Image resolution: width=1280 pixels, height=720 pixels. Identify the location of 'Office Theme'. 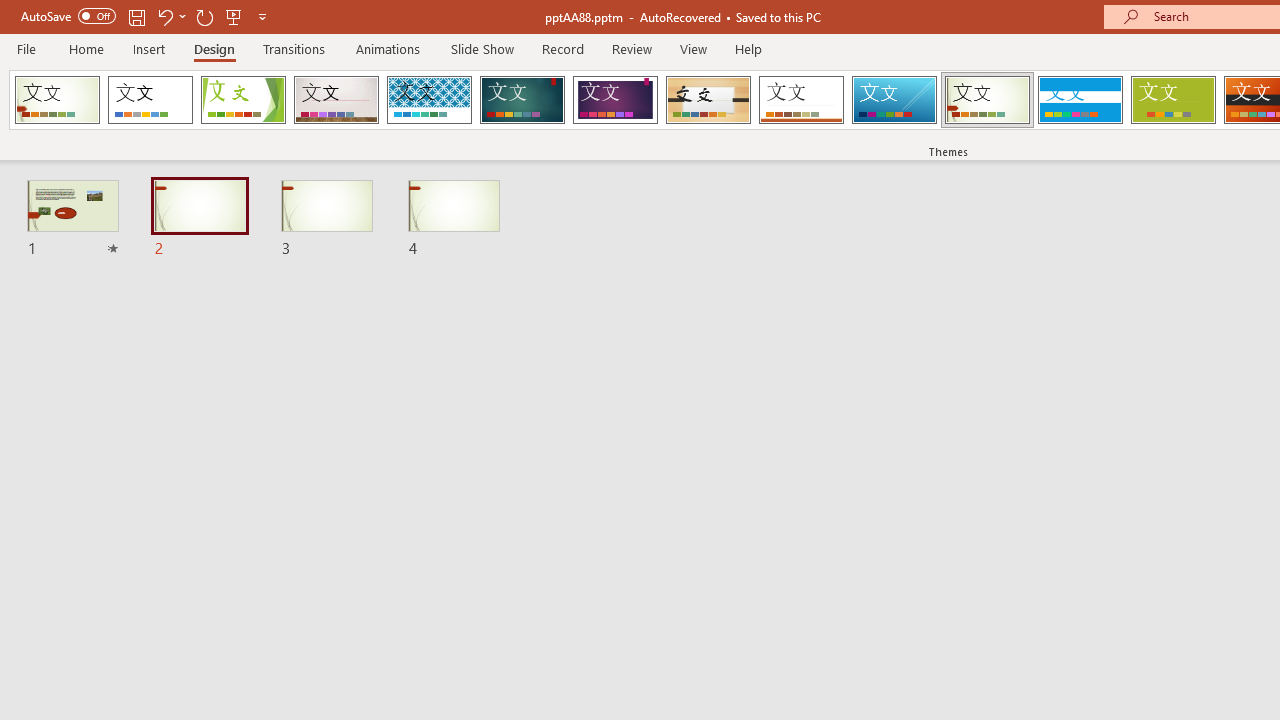
(149, 100).